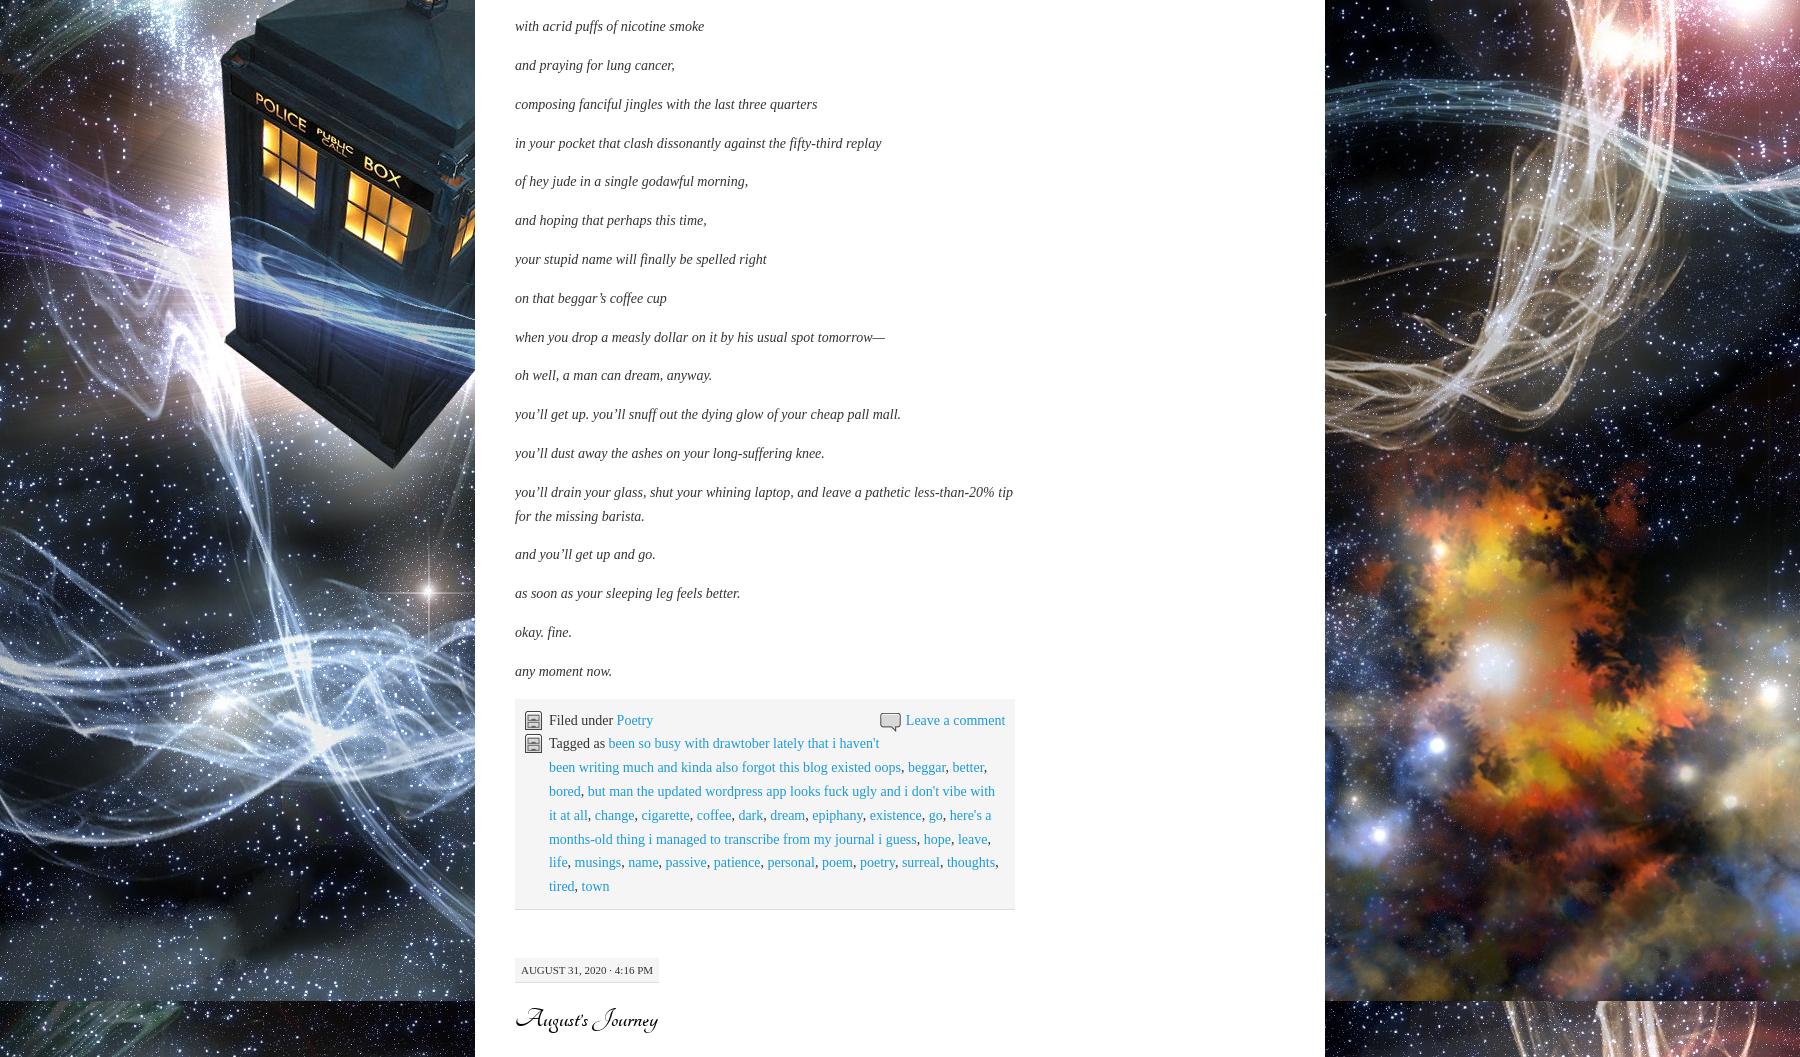 This screenshot has height=1057, width=1800. I want to click on 'tomorrow—', so click(850, 518).